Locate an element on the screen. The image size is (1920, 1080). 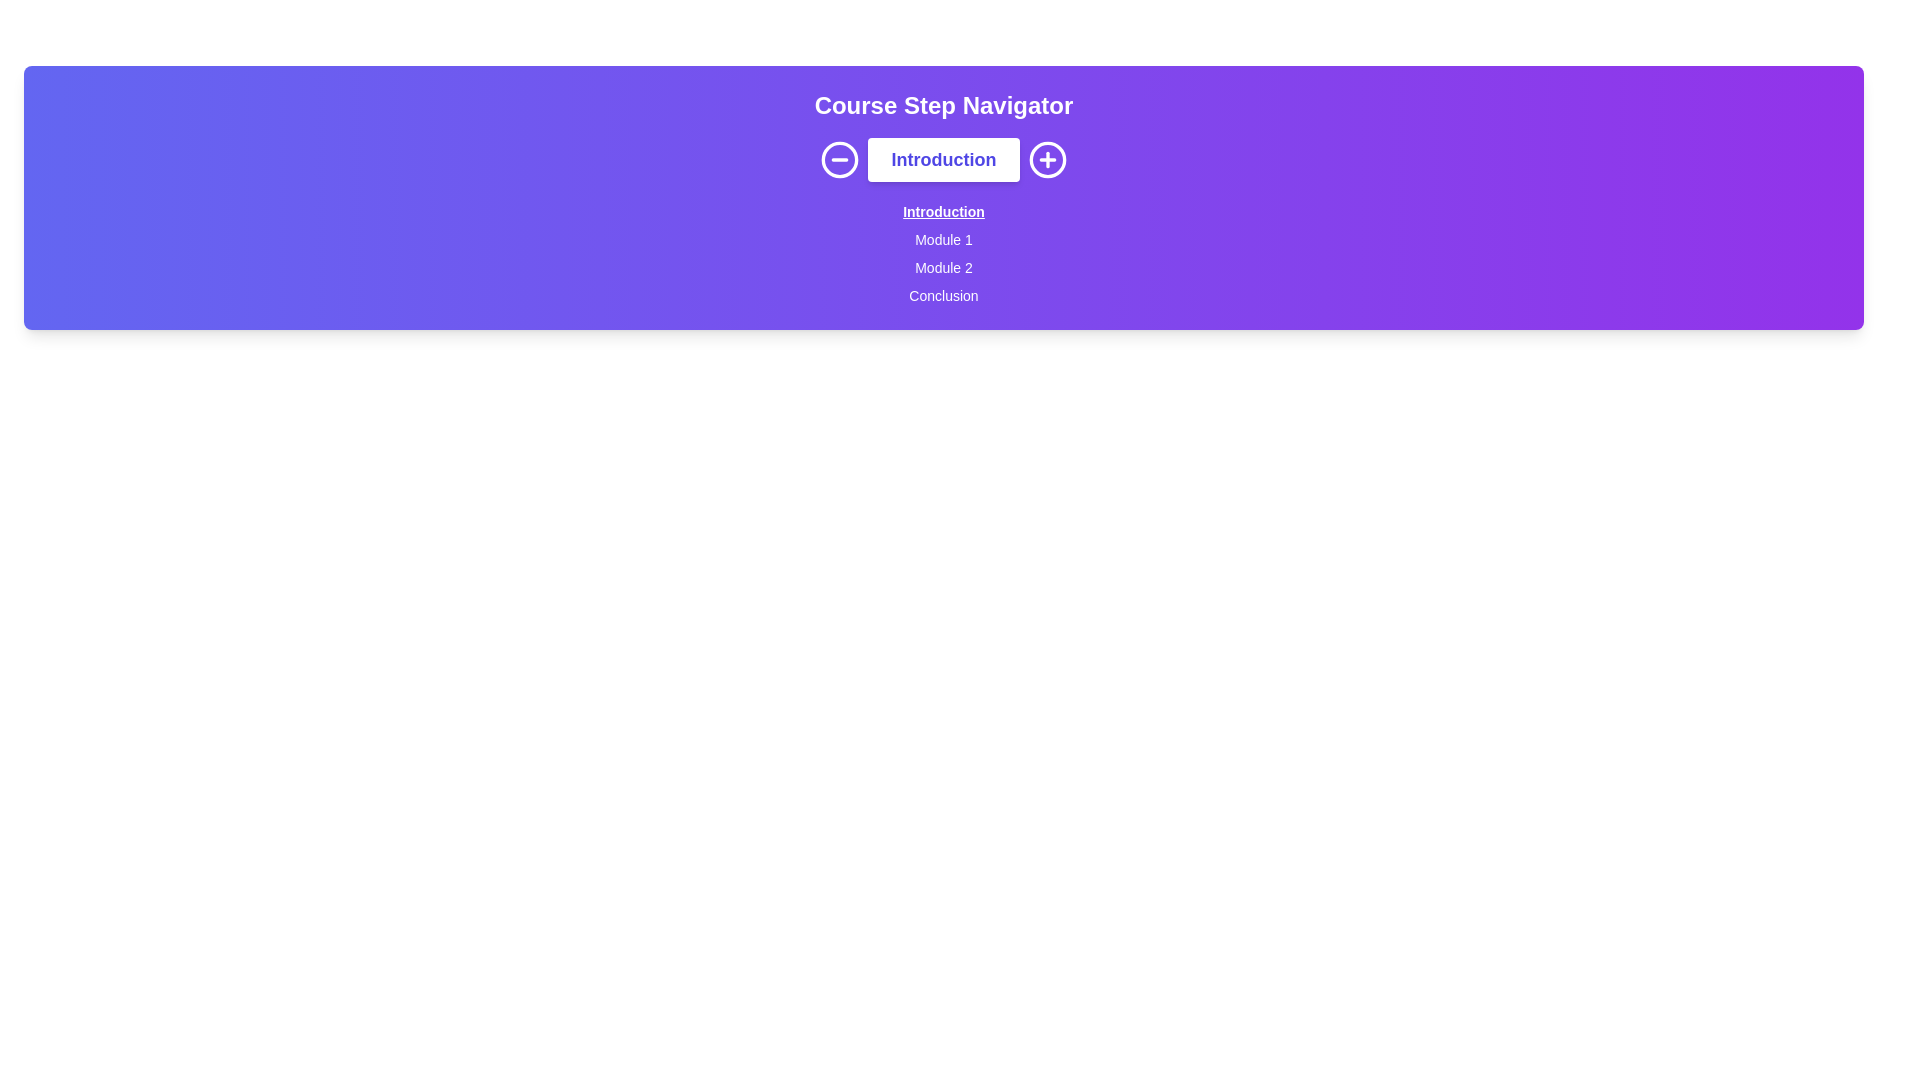
the Text Label that serves as a title for the 'Course Step Navigator', which is located directly above the 'Introduction' interactive component and navigation icons is located at coordinates (943, 105).